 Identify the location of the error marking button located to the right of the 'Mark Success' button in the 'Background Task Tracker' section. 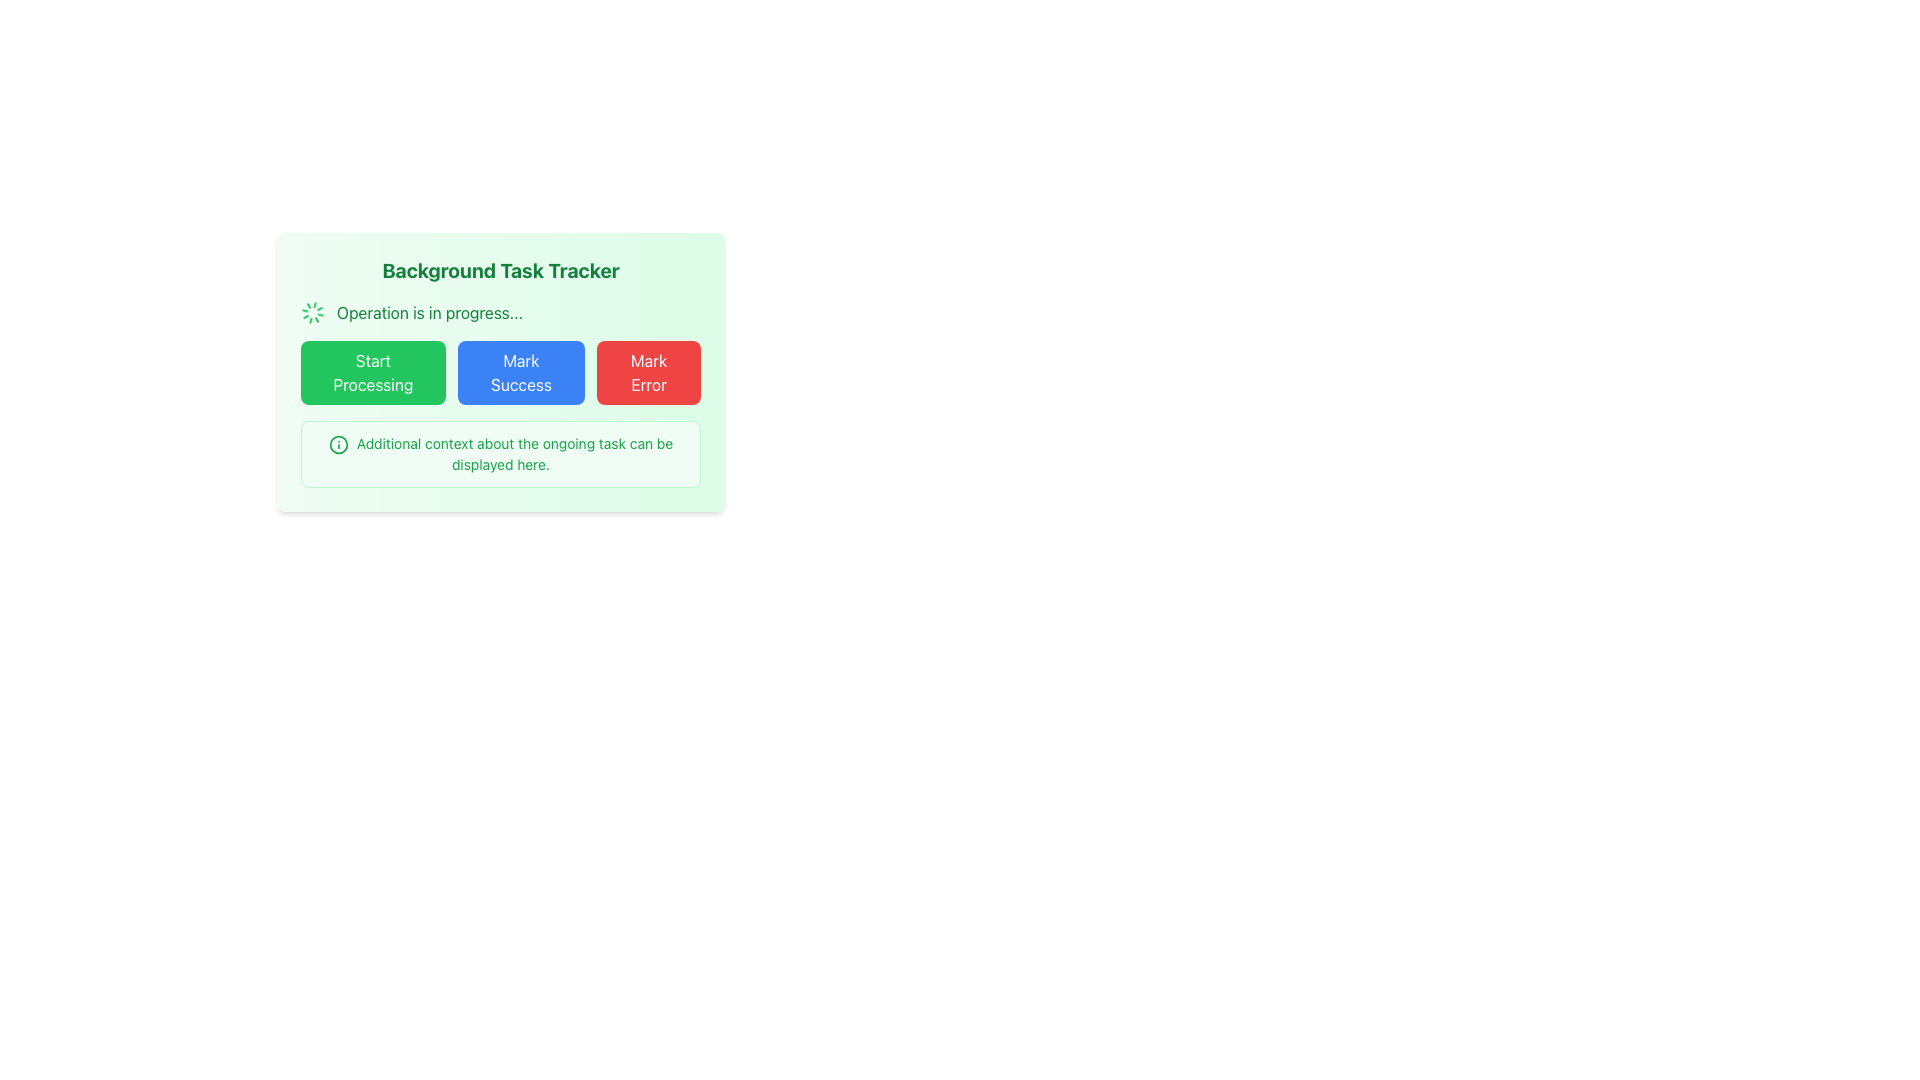
(648, 373).